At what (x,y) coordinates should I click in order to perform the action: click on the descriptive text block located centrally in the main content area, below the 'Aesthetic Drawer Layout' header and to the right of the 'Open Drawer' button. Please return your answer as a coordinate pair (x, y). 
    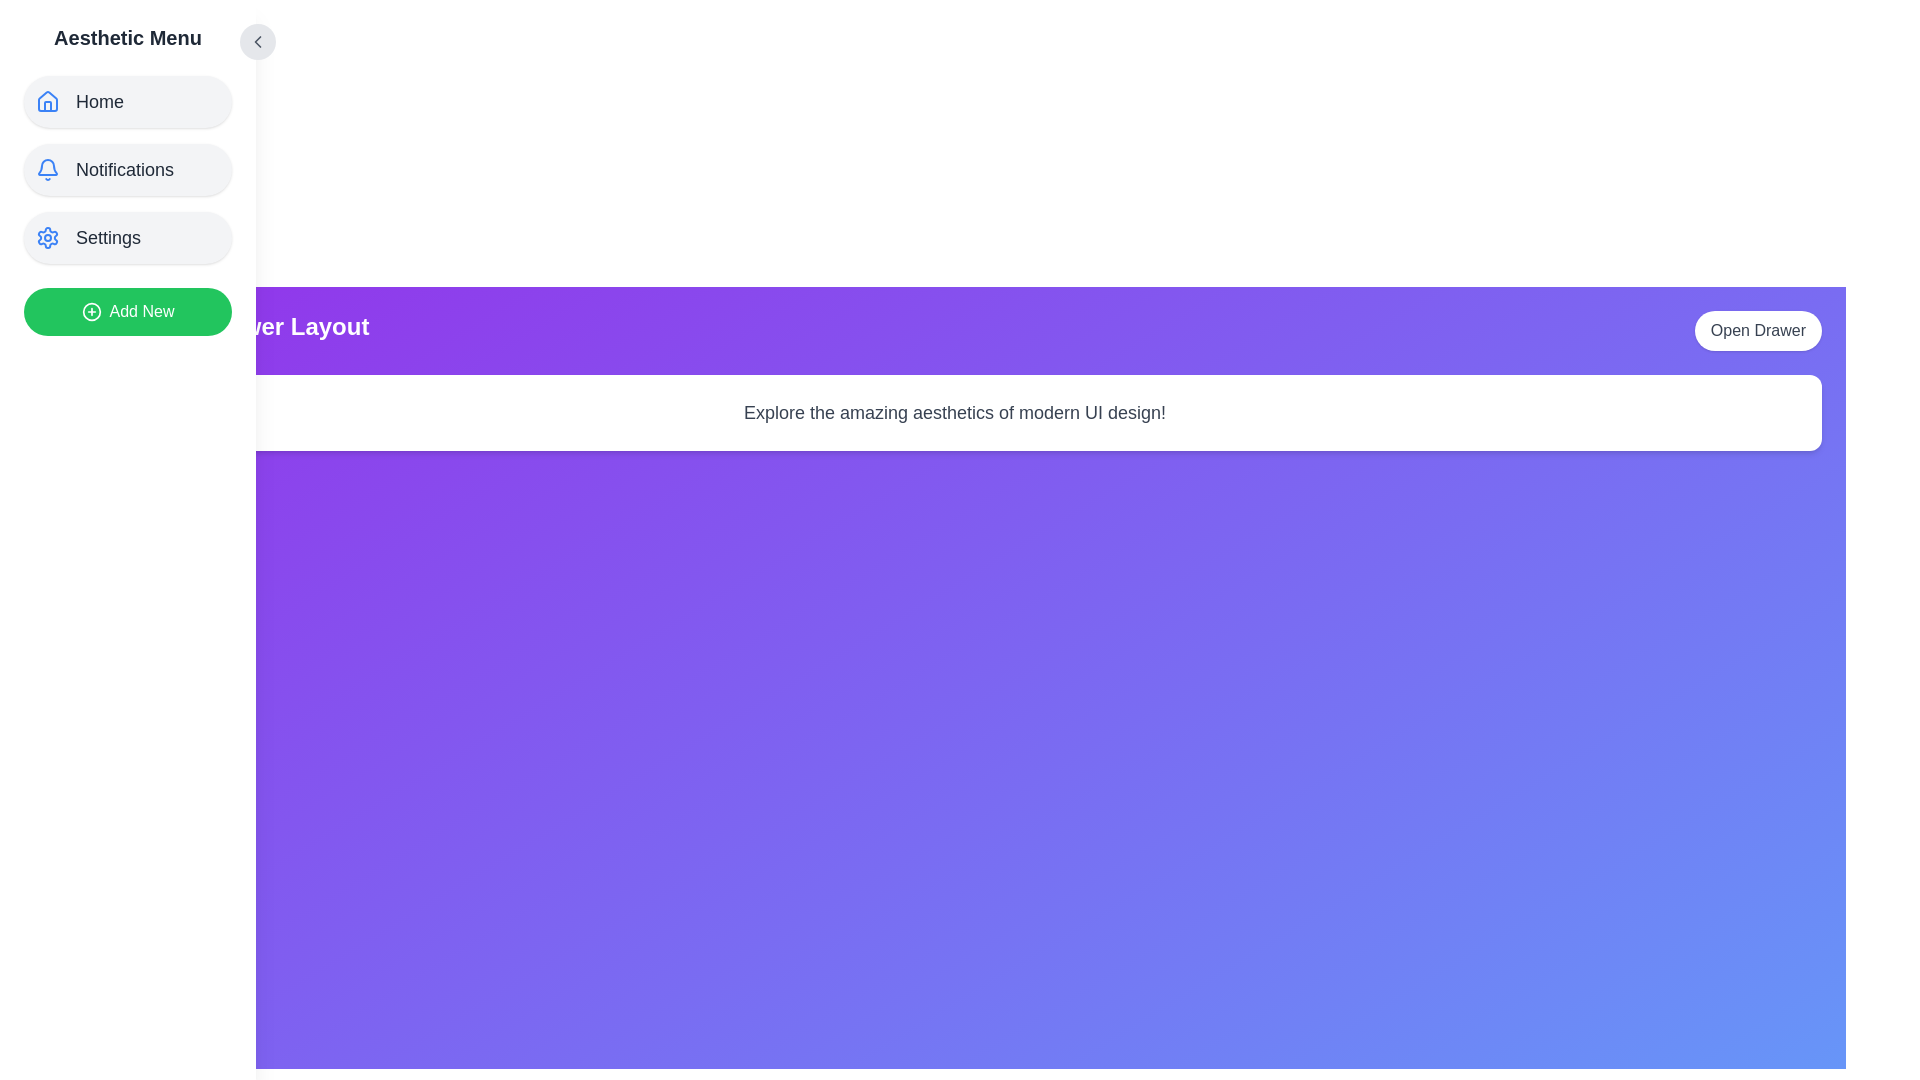
    Looking at the image, I should click on (954, 411).